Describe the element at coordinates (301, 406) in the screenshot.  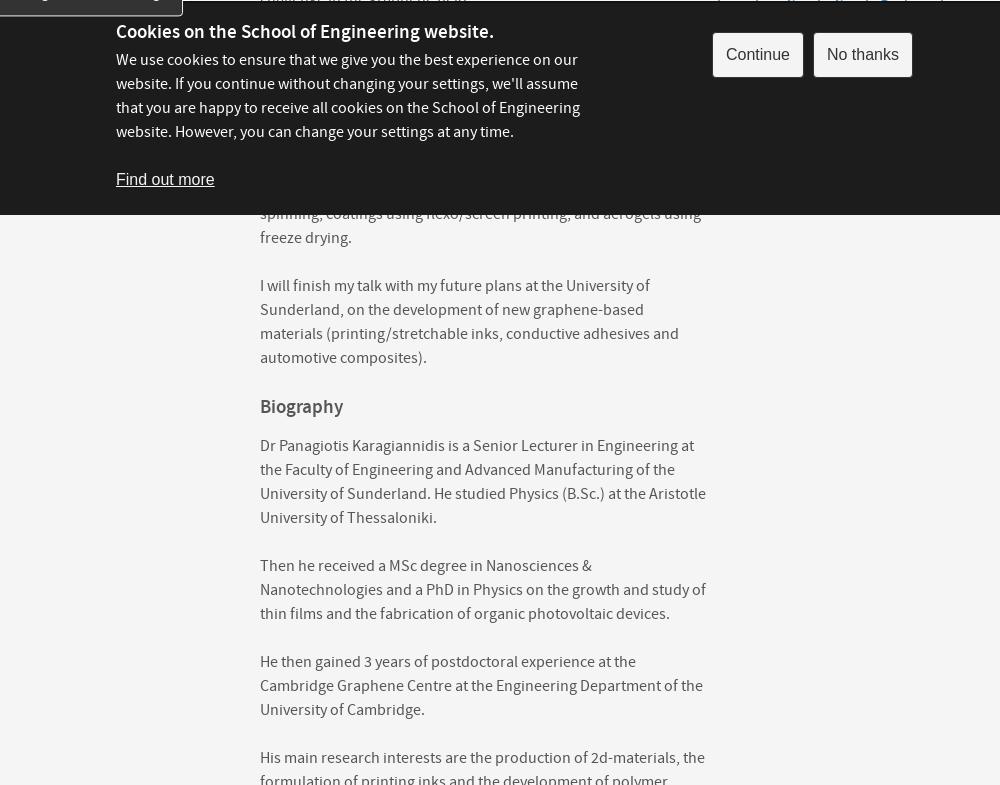
I see `'Biography'` at that location.